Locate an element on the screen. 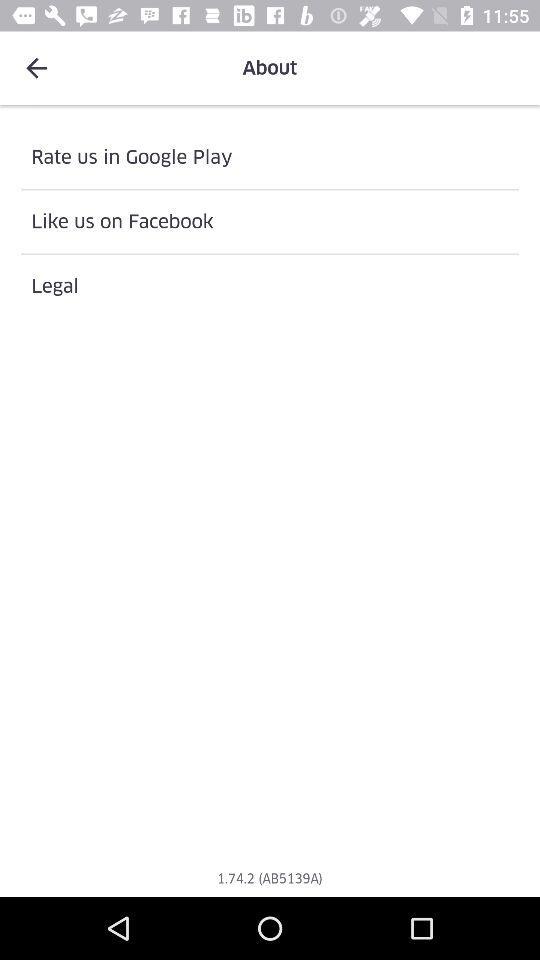  the rate us in icon is located at coordinates (270, 156).